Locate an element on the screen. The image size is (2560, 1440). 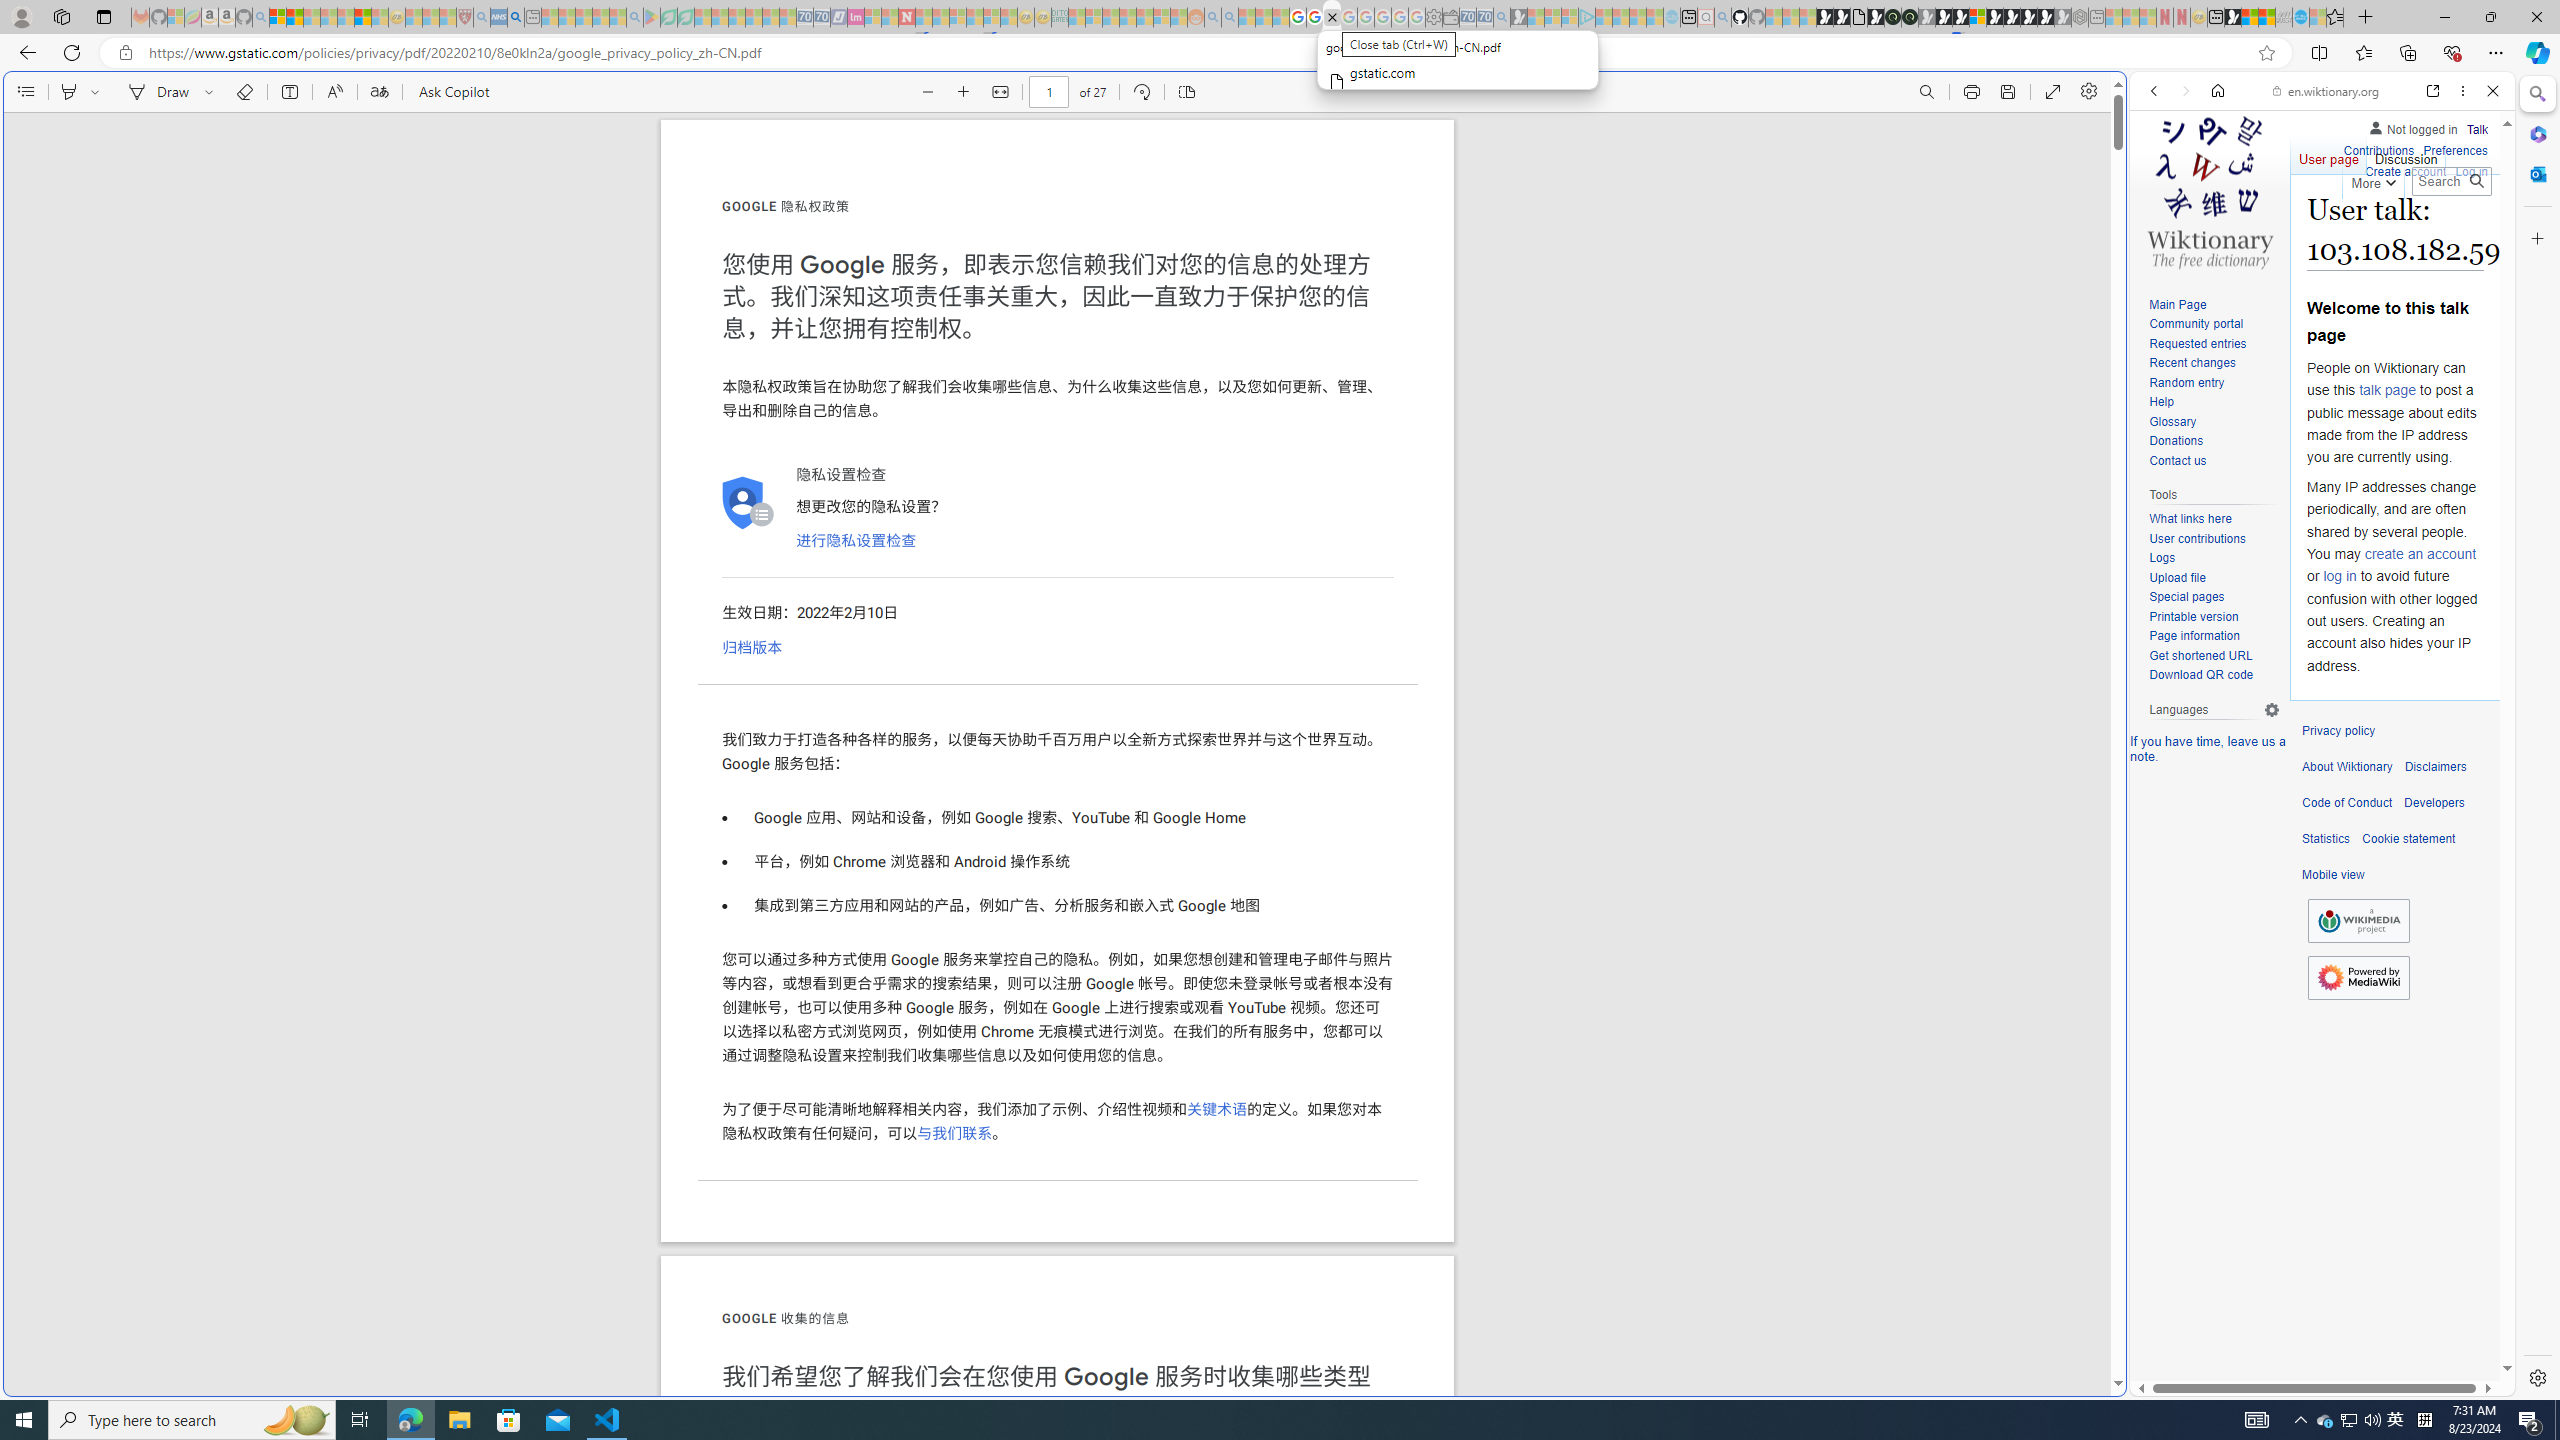
'Download QR code' is located at coordinates (2200, 674).